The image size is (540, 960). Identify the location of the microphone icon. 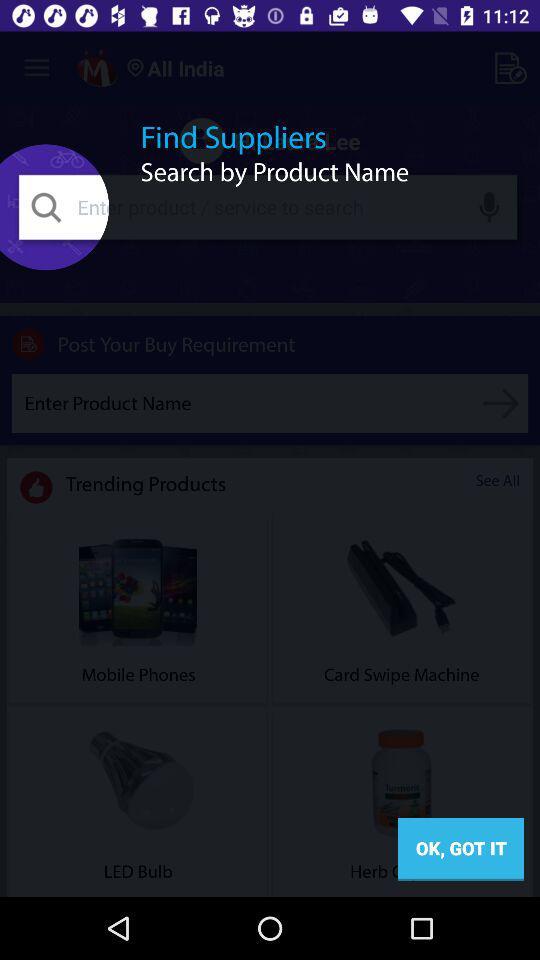
(488, 207).